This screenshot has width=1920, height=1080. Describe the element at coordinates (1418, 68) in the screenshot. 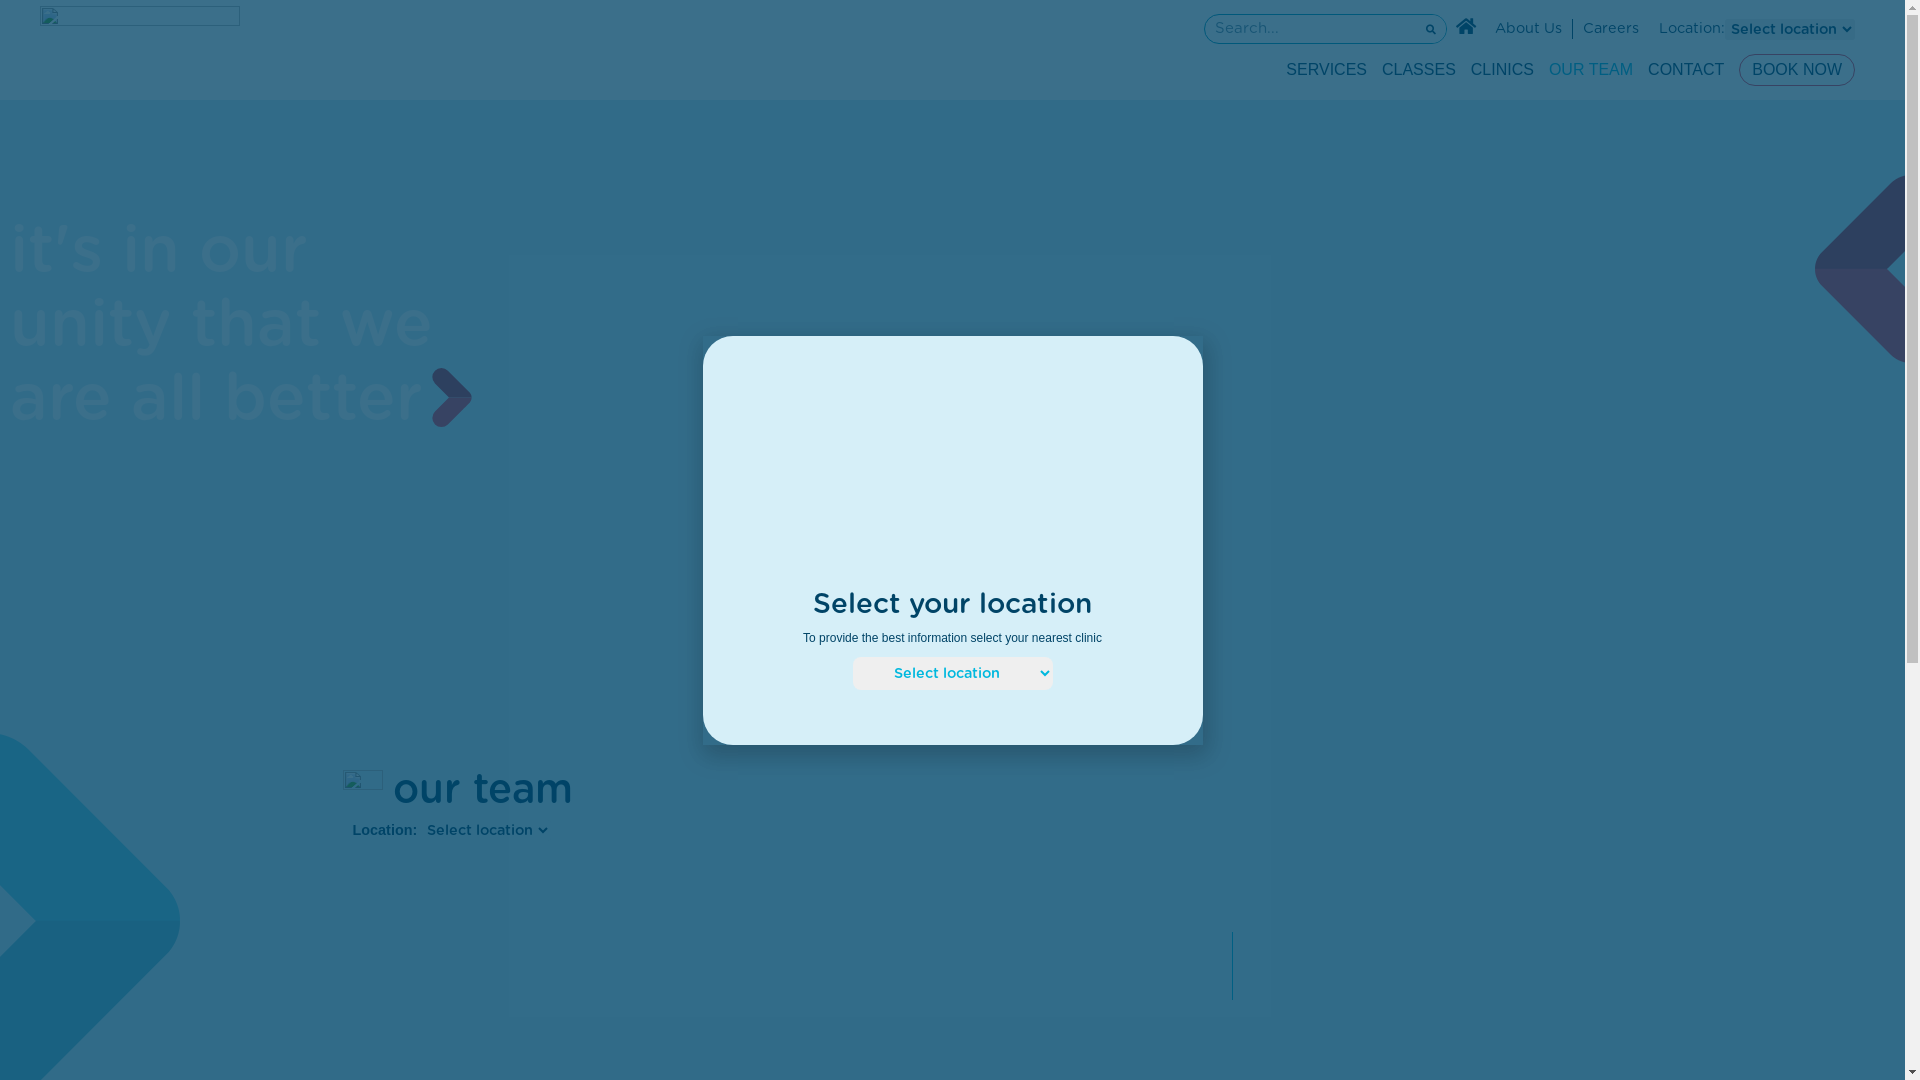

I see `'CLASSES'` at that location.